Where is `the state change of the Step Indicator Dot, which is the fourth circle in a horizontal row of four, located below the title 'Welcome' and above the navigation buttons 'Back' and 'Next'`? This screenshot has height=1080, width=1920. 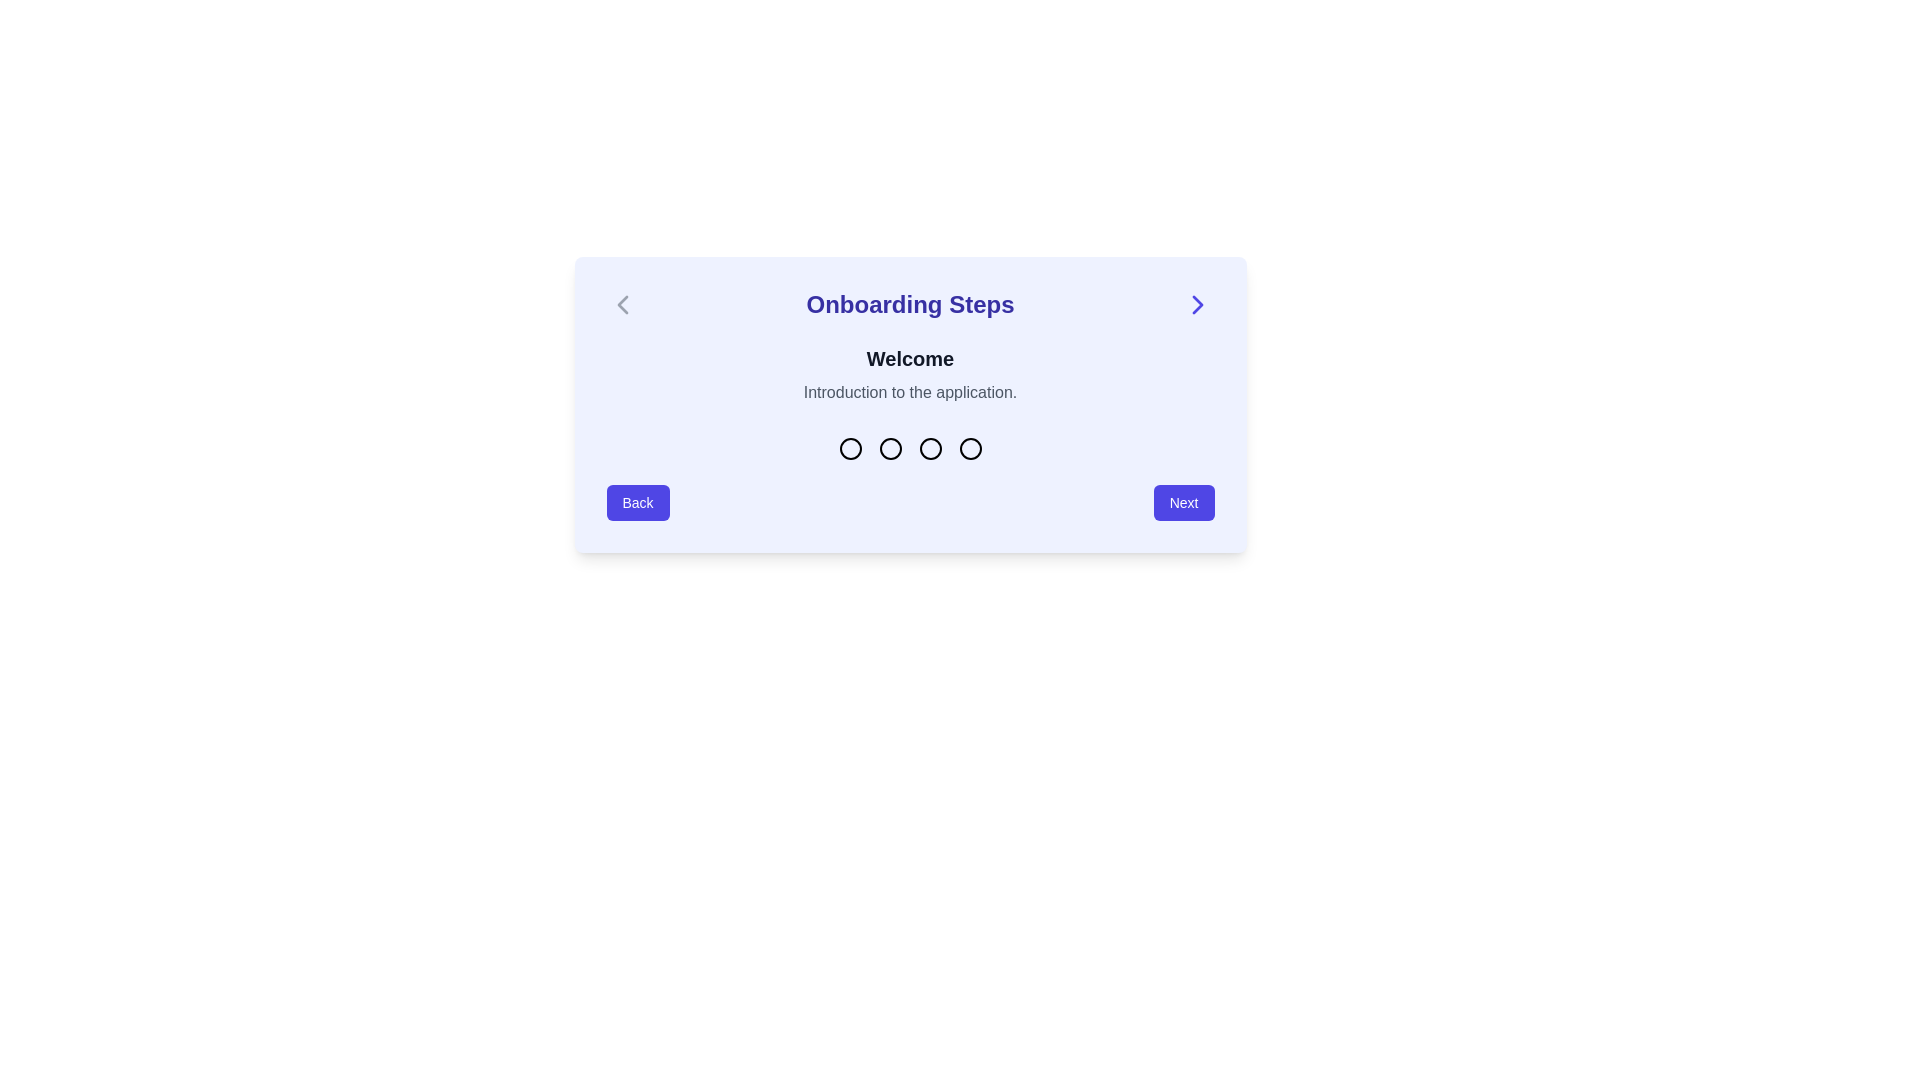
the state change of the Step Indicator Dot, which is the fourth circle in a horizontal row of four, located below the title 'Welcome' and above the navigation buttons 'Back' and 'Next' is located at coordinates (970, 447).